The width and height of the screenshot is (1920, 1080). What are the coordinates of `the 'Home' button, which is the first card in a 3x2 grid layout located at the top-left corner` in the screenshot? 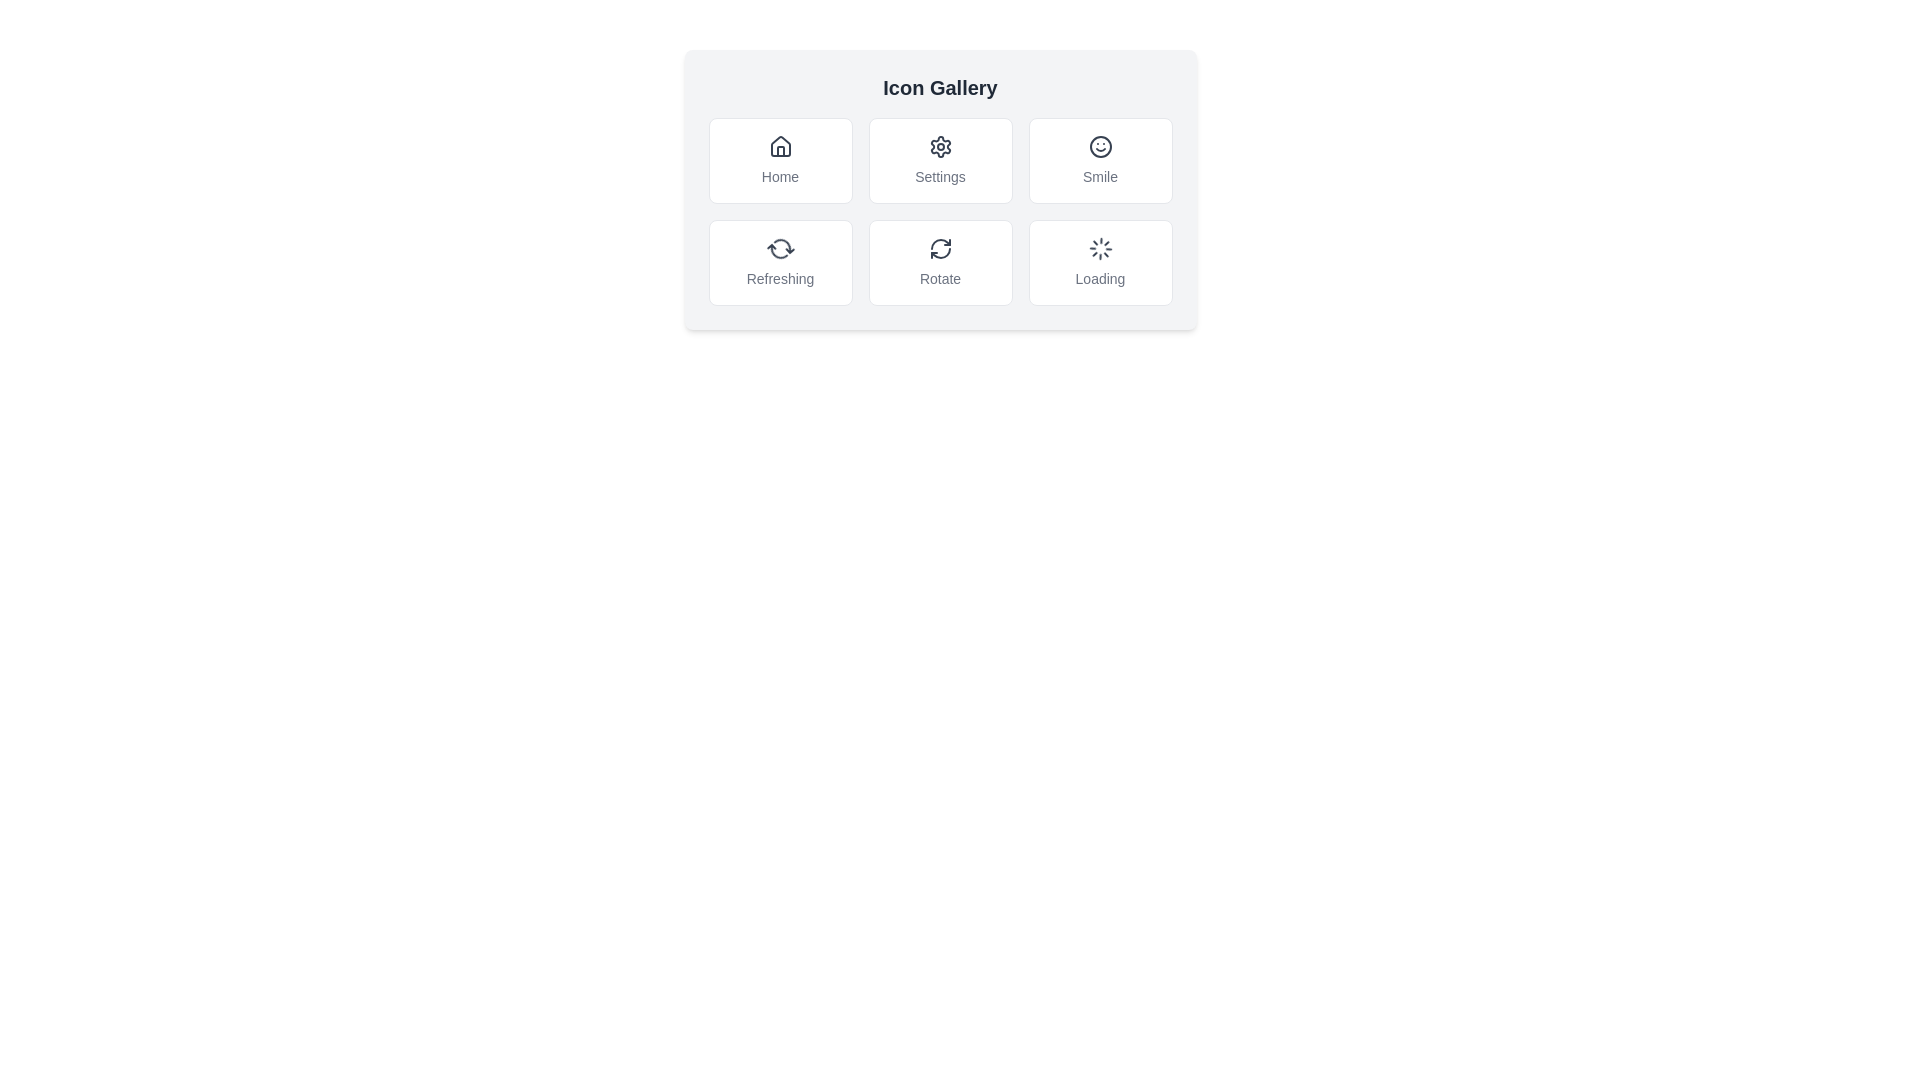 It's located at (779, 160).